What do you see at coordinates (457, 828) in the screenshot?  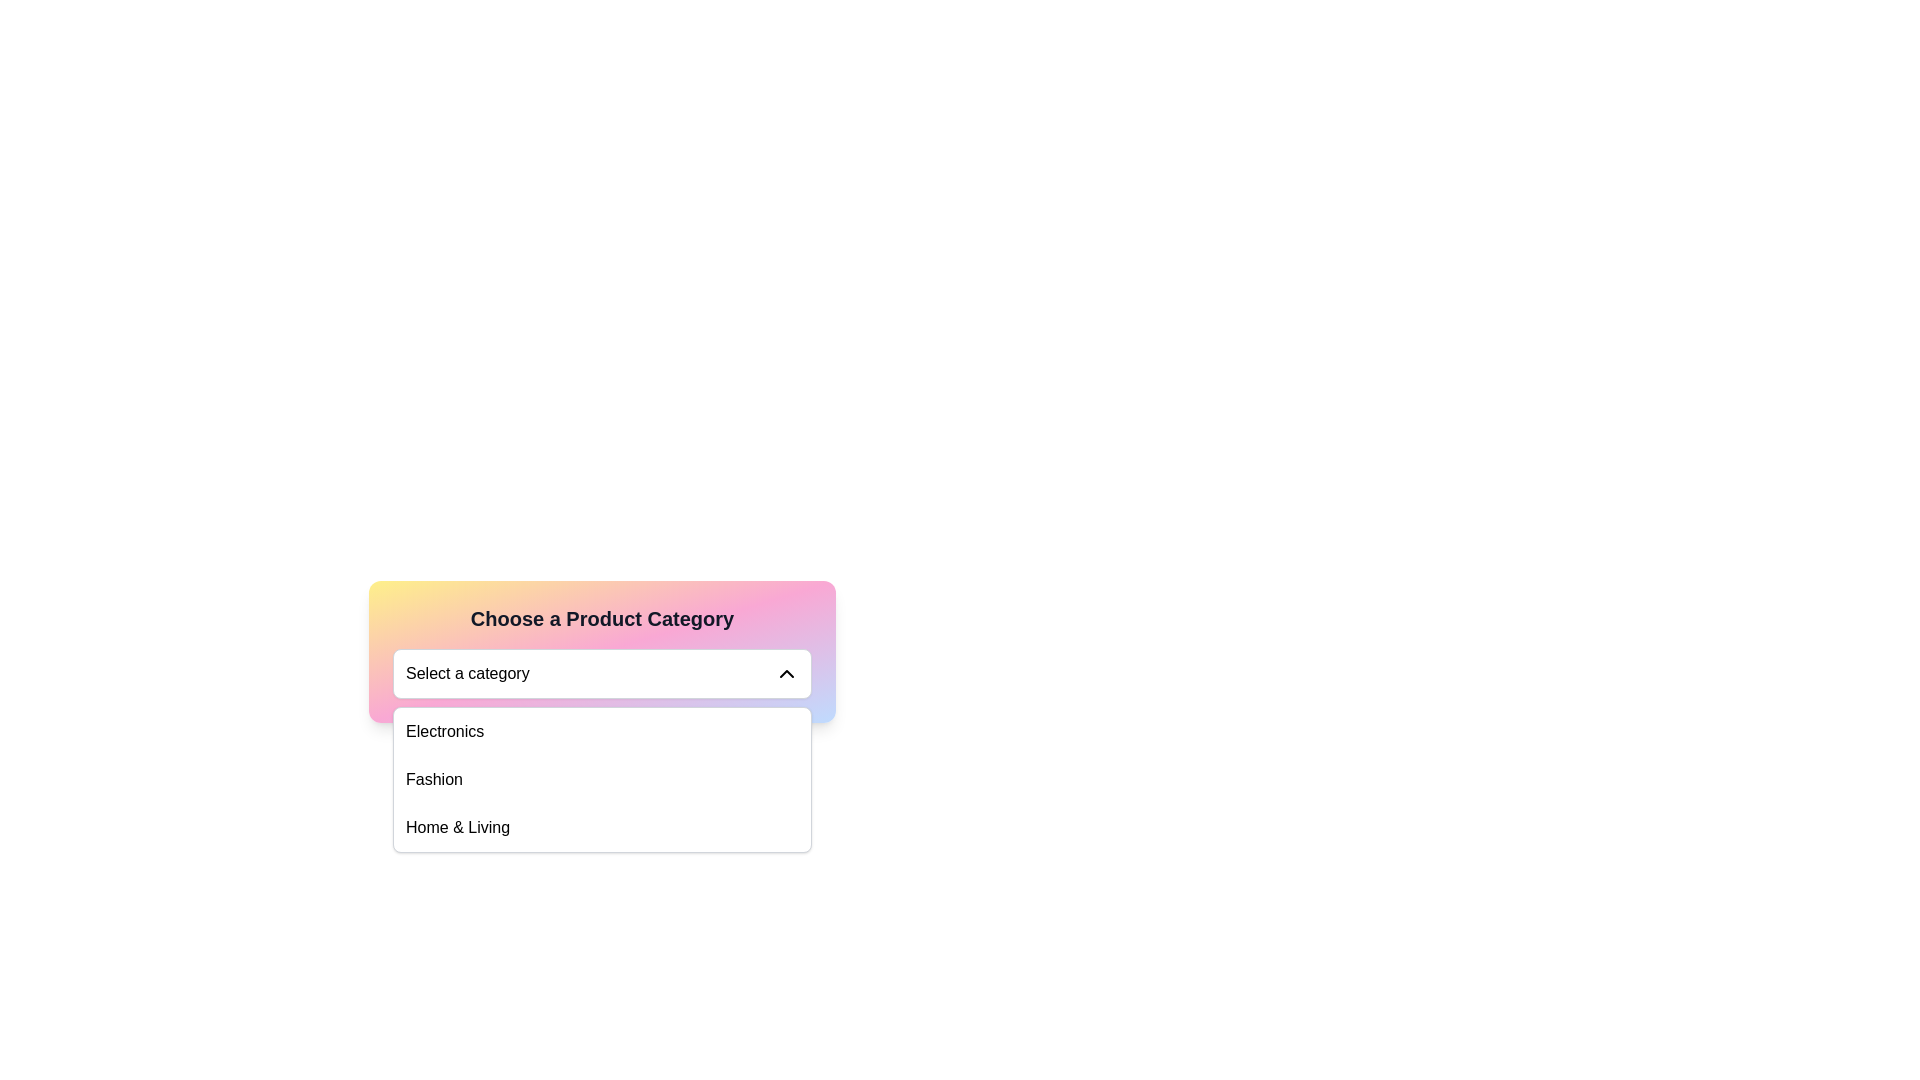 I see `the 'Home & Living' option in the dropdown menu located in the 'Choose a Product Category' section, which is the third item below 'Fashion'` at bounding box center [457, 828].